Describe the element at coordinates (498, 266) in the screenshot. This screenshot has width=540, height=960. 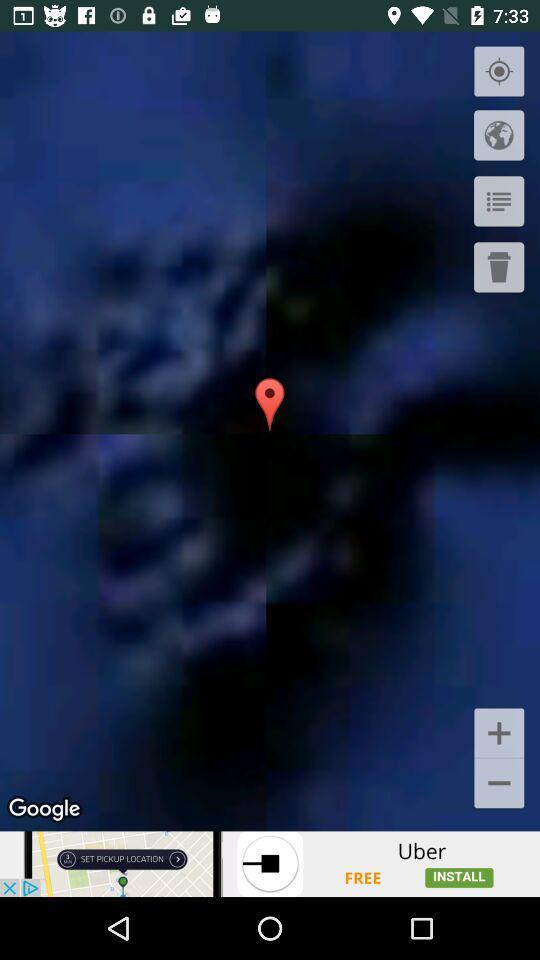
I see `delete it` at that location.